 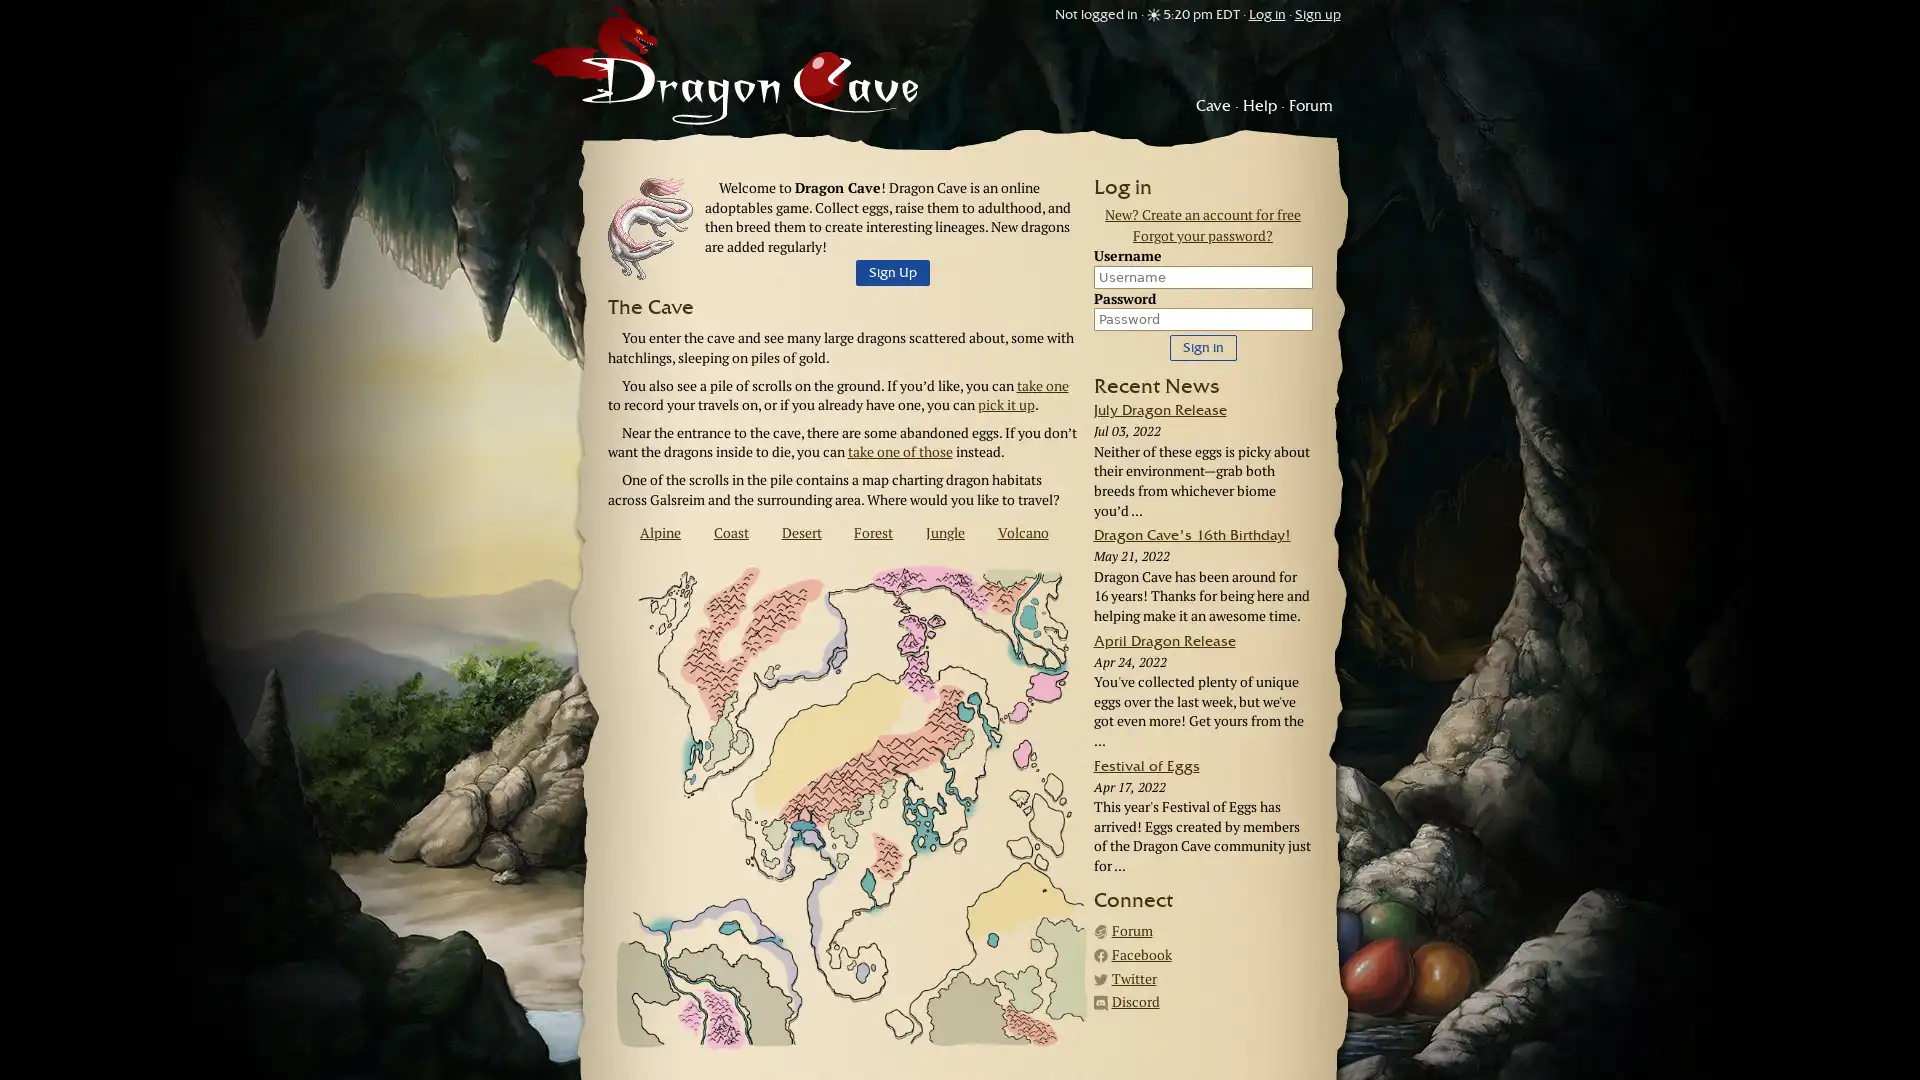 I want to click on Sign in, so click(x=1201, y=346).